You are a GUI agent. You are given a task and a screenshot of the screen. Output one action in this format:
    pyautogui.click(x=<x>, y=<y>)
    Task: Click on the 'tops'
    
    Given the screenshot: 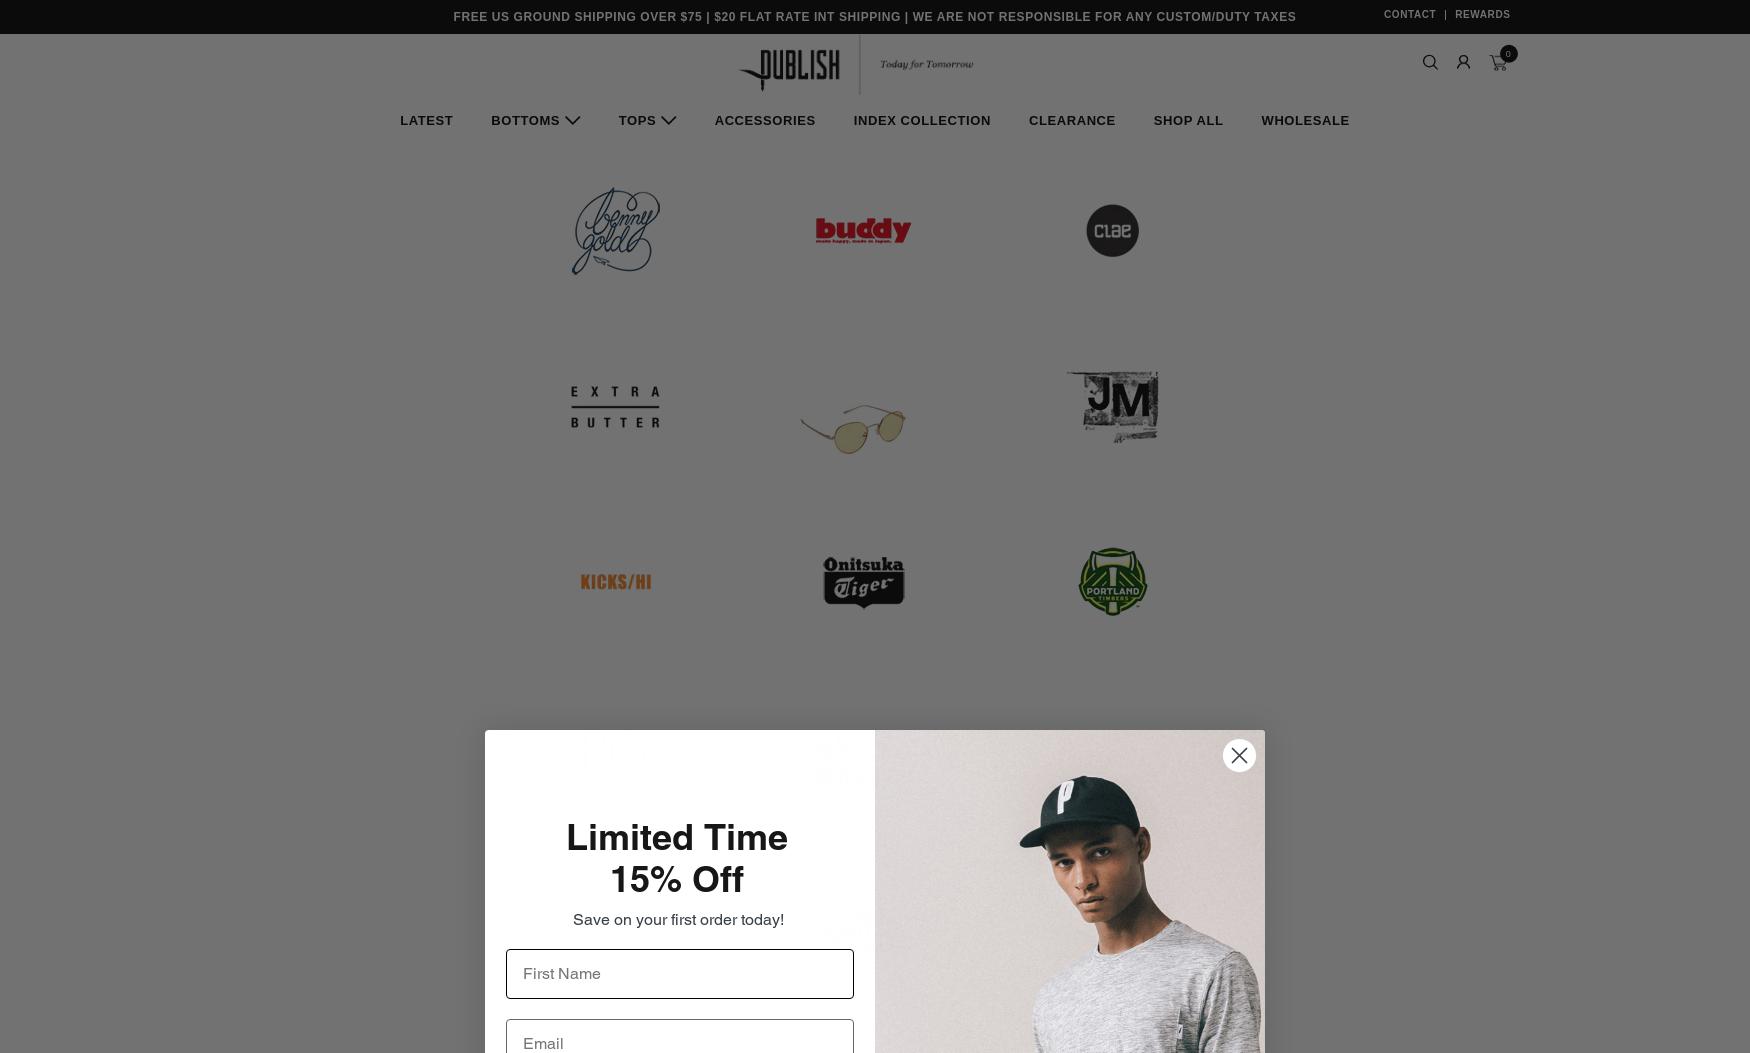 What is the action you would take?
    pyautogui.click(x=636, y=120)
    